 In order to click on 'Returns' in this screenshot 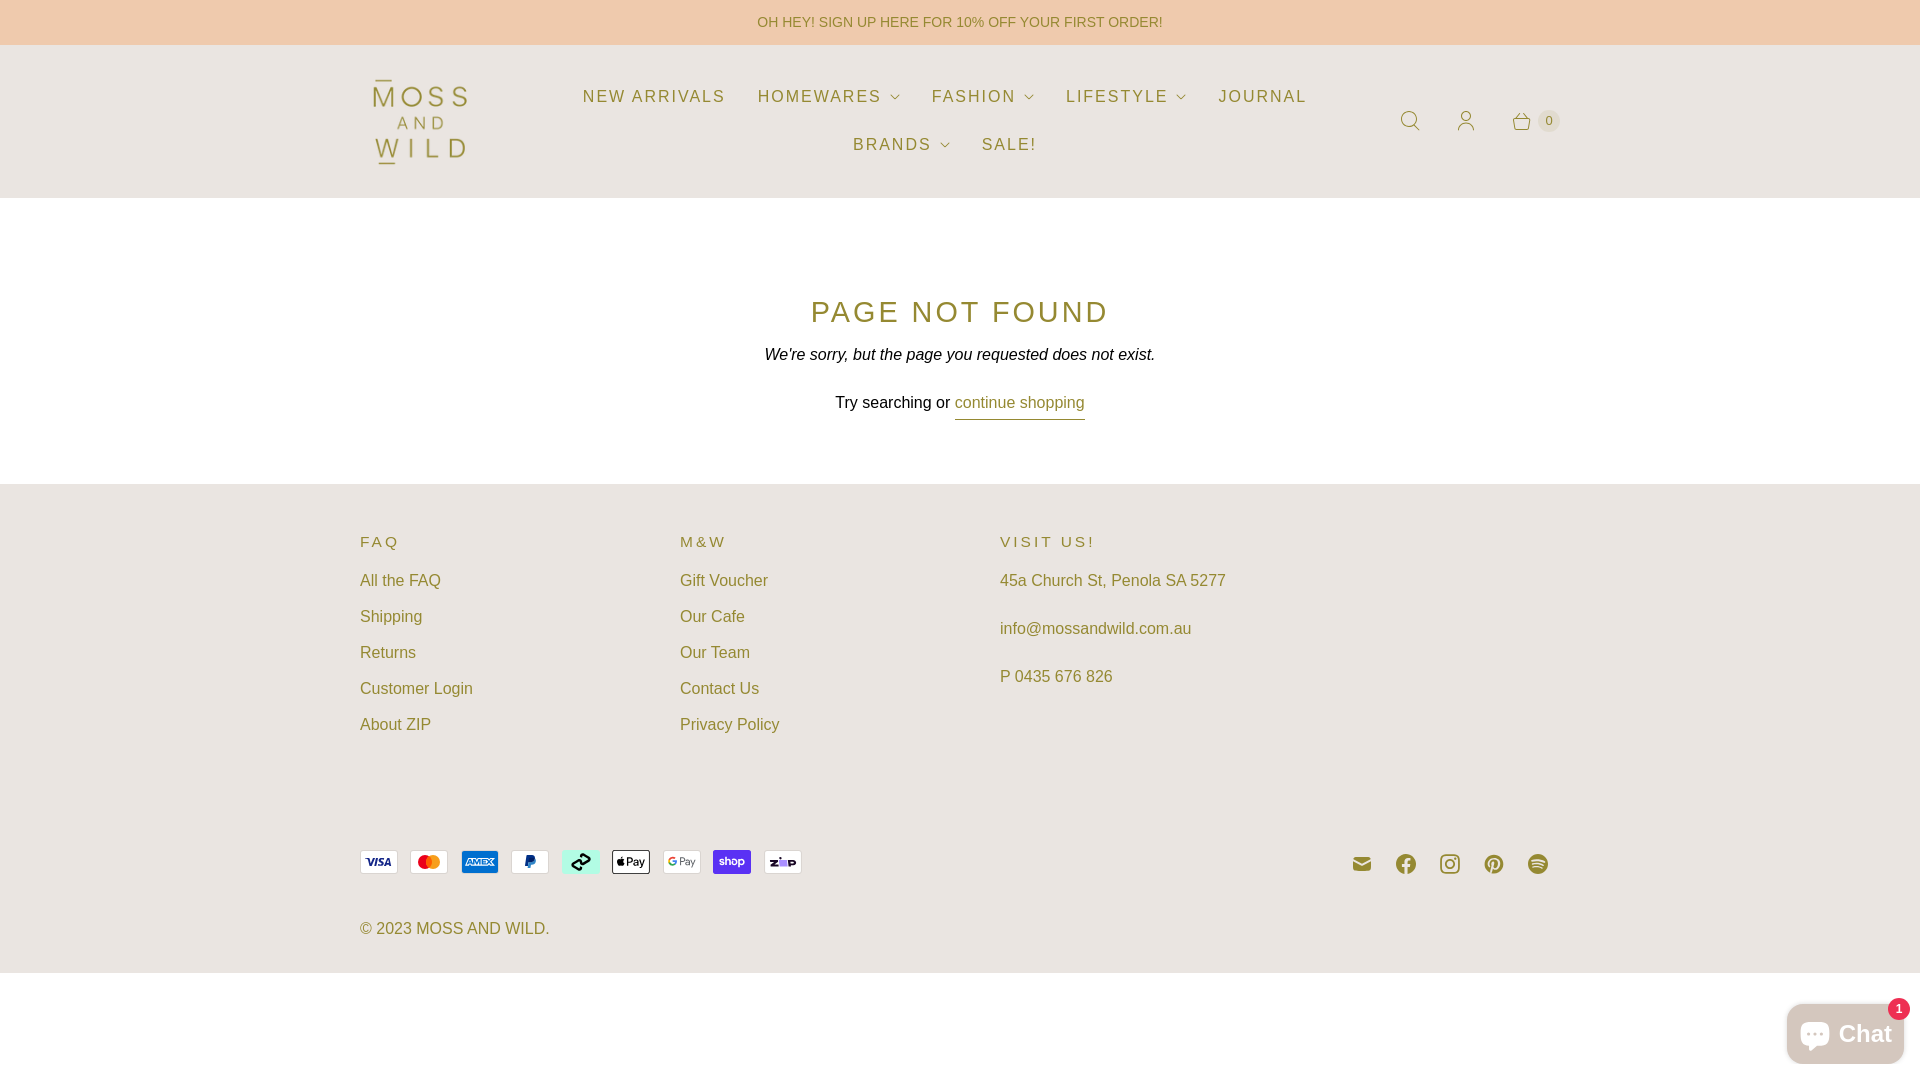, I will do `click(388, 652)`.